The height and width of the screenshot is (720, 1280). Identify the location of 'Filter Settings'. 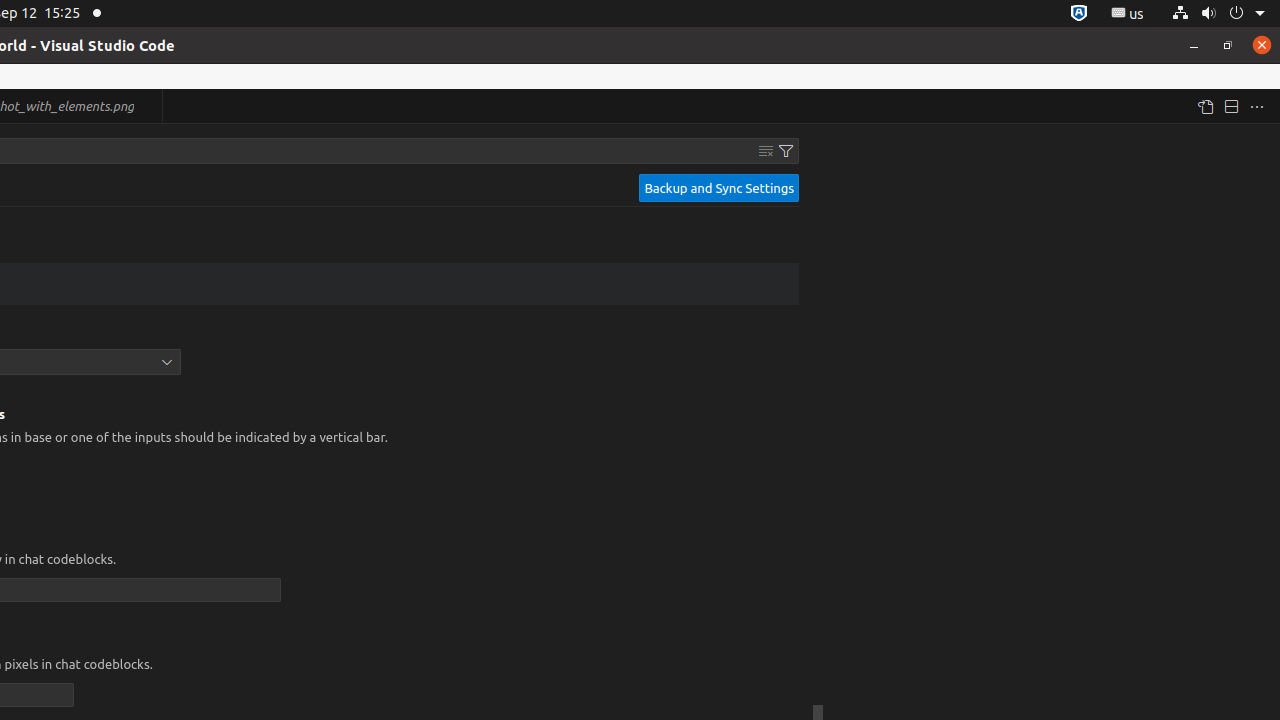
(785, 149).